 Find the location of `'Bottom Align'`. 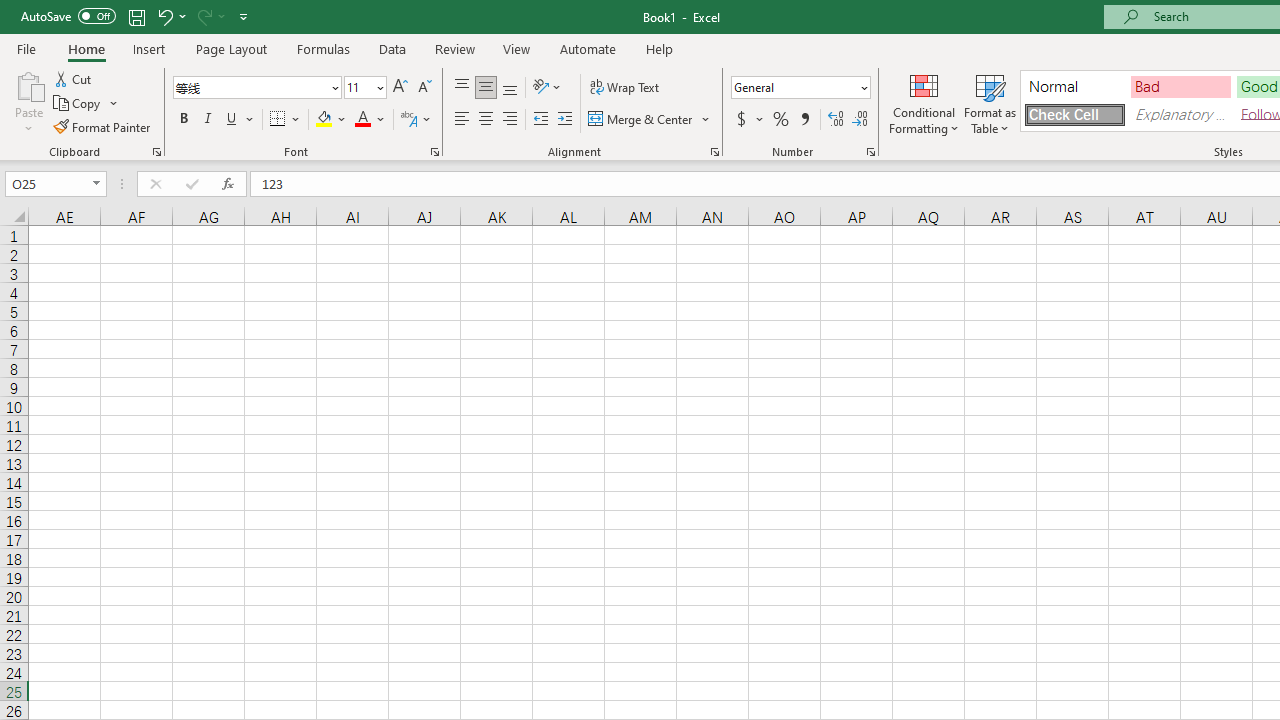

'Bottom Align' is located at coordinates (510, 86).